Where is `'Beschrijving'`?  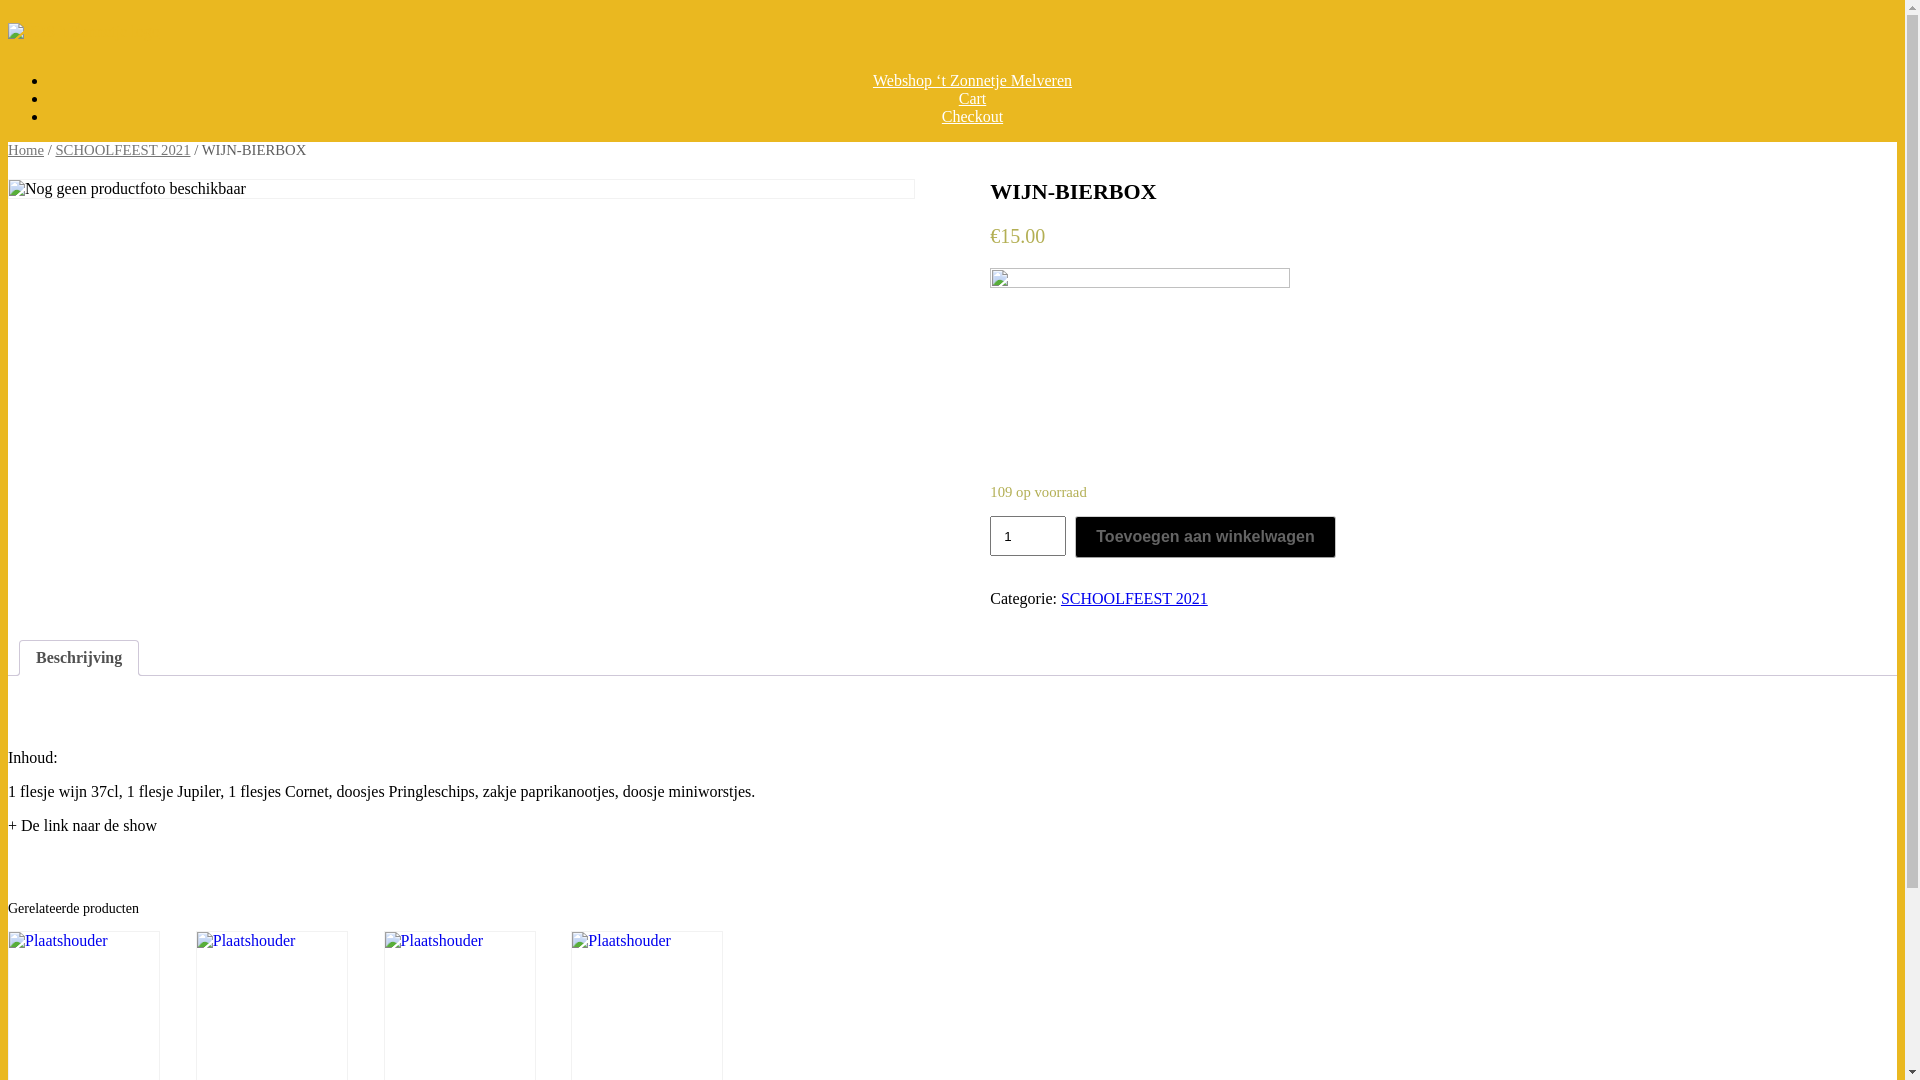
'Beschrijving' is located at coordinates (35, 658).